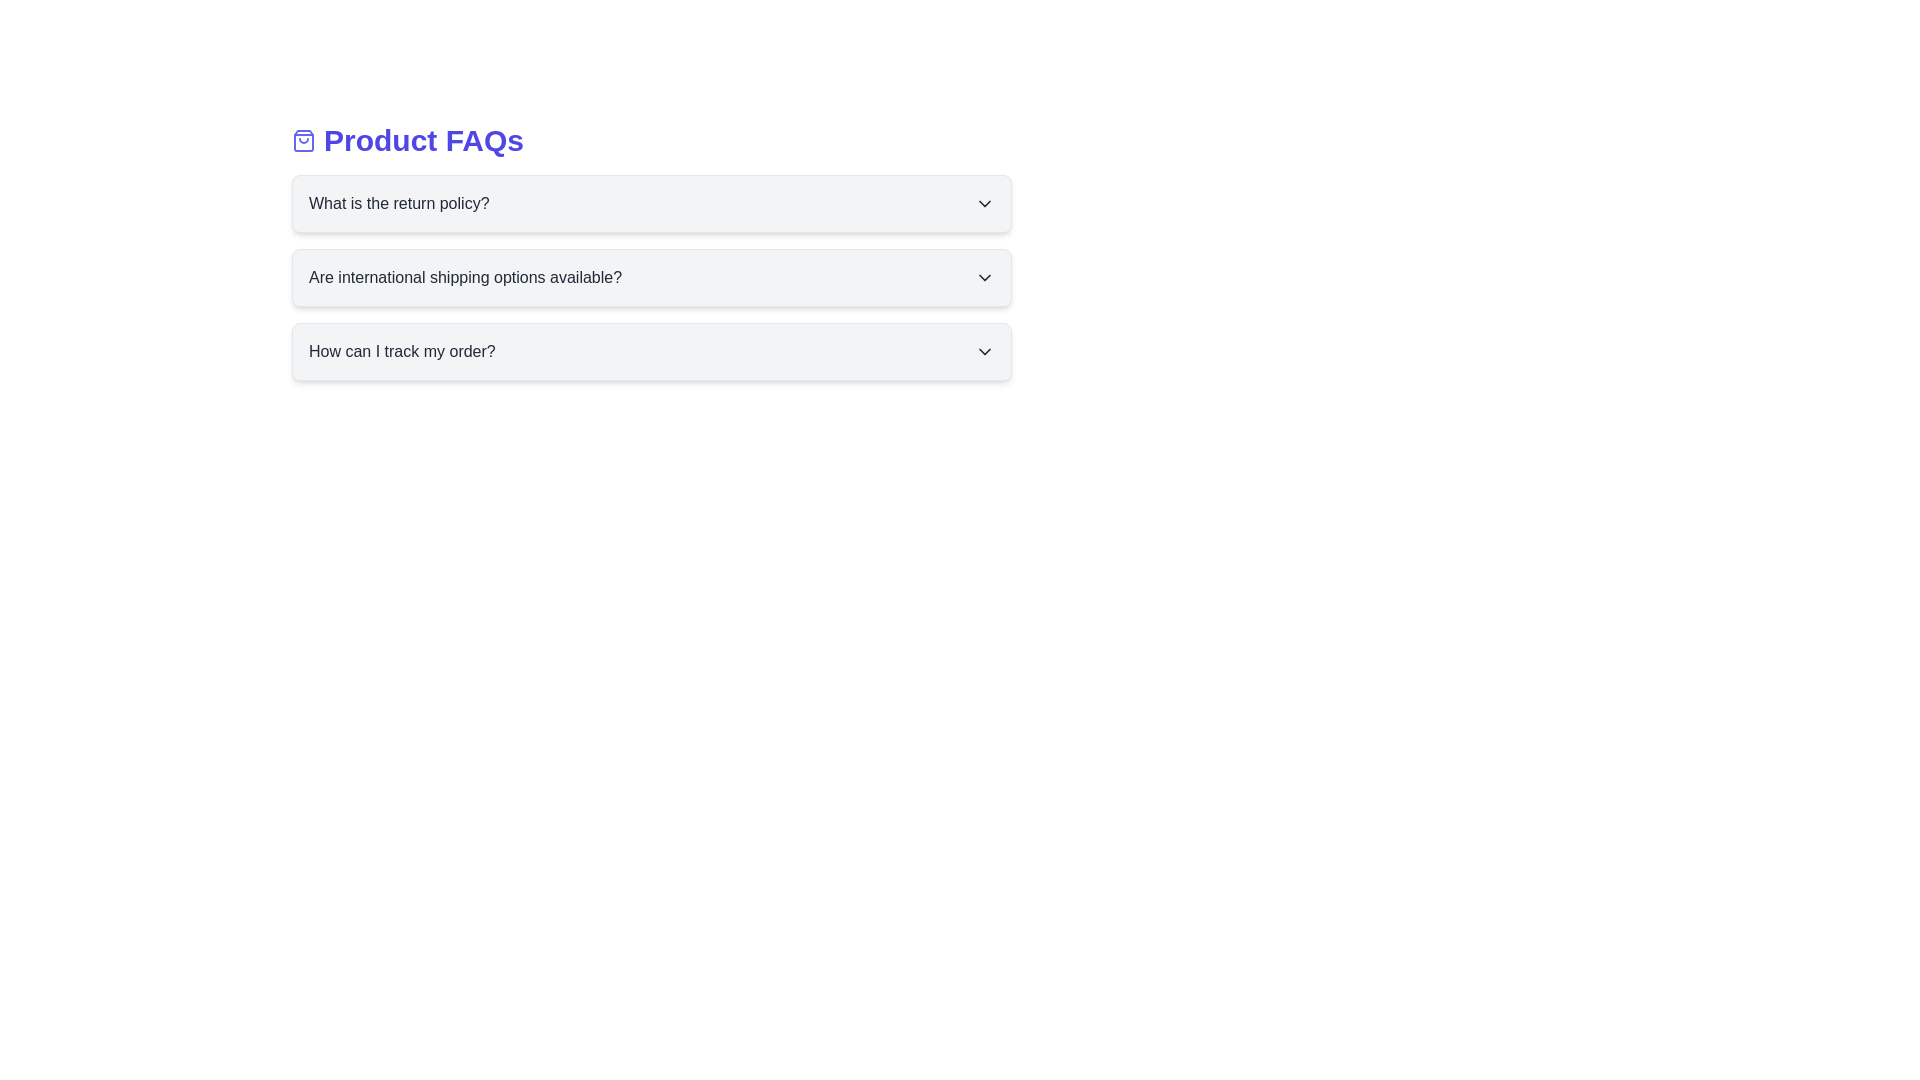 This screenshot has width=1920, height=1080. I want to click on the shopping bag icon located to the left of the 'Product FAQs' heading by clicking on it, so click(302, 140).